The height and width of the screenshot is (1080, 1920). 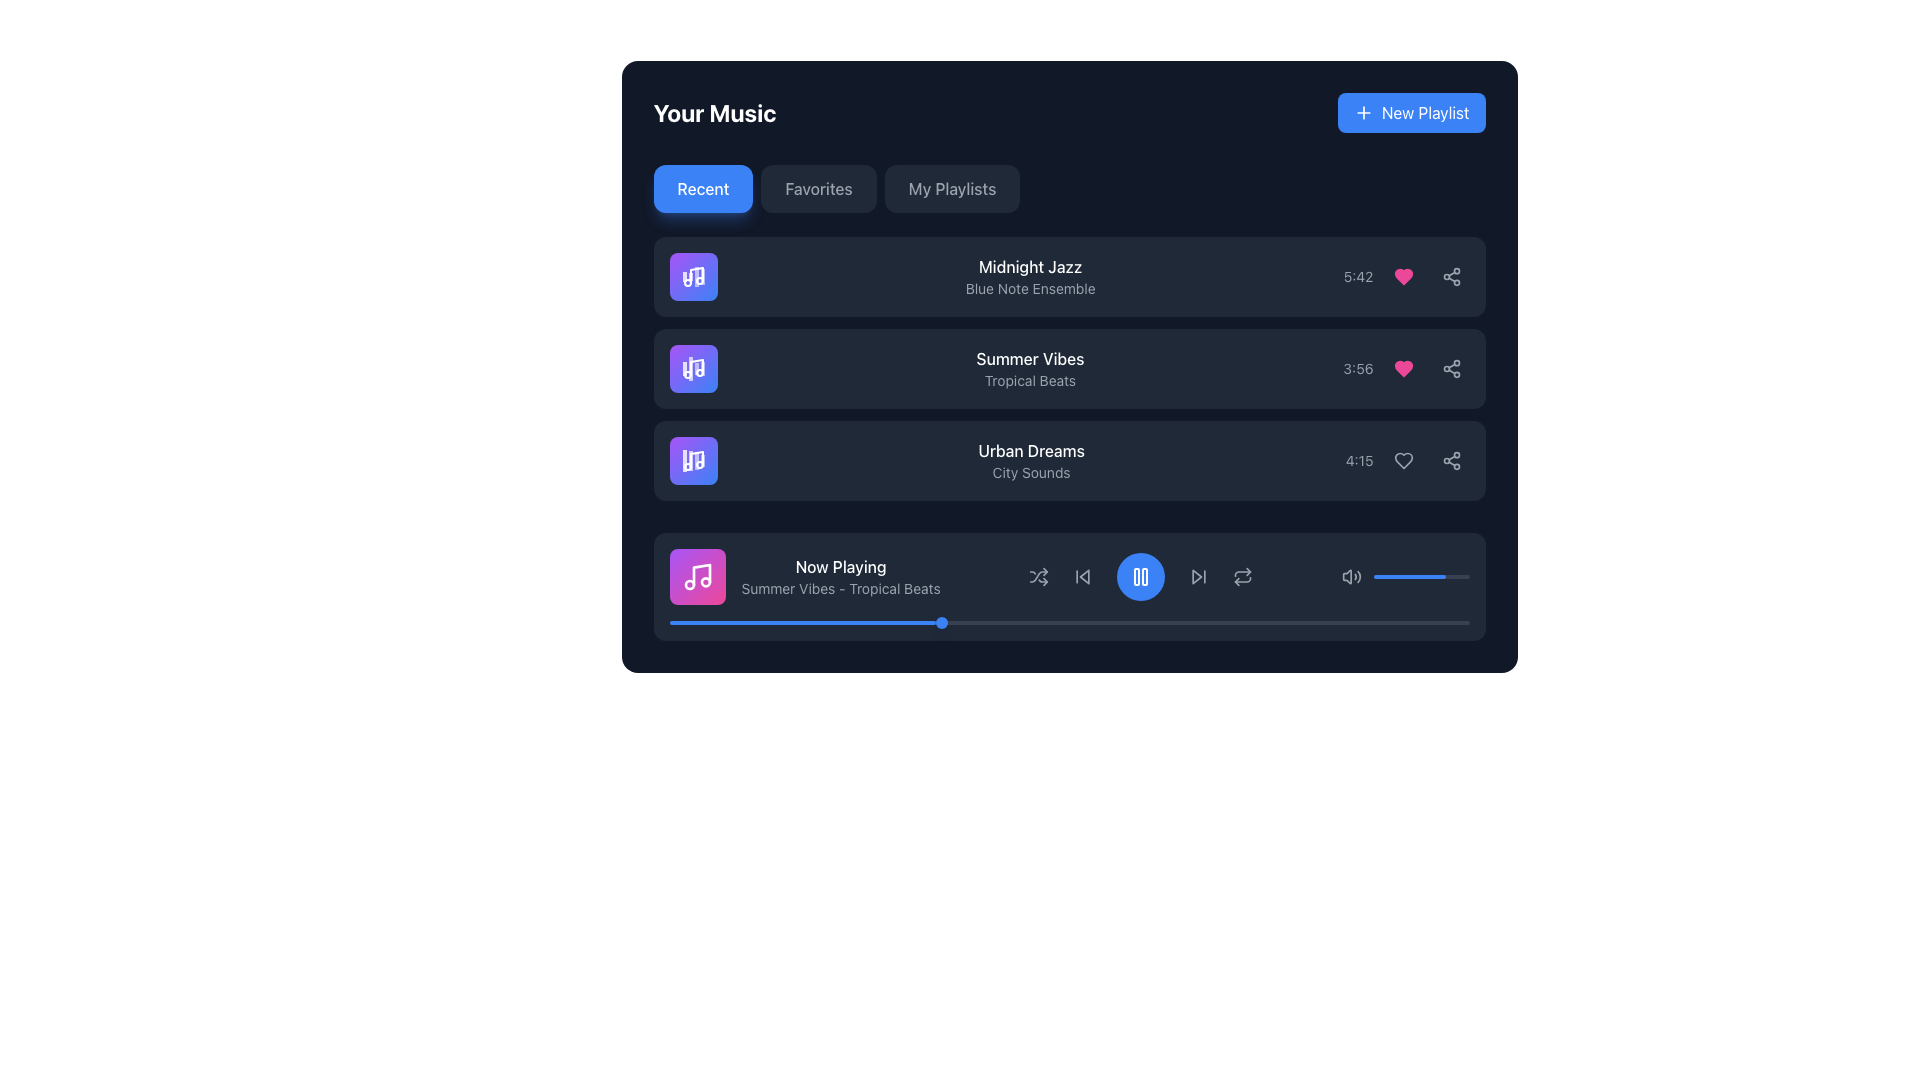 What do you see at coordinates (1358, 369) in the screenshot?
I see `the text label displaying the duration of the song 'Summer Vibes', which shows '3:56', located in the second song row, between the title/artist text and the heart-shaped icon` at bounding box center [1358, 369].